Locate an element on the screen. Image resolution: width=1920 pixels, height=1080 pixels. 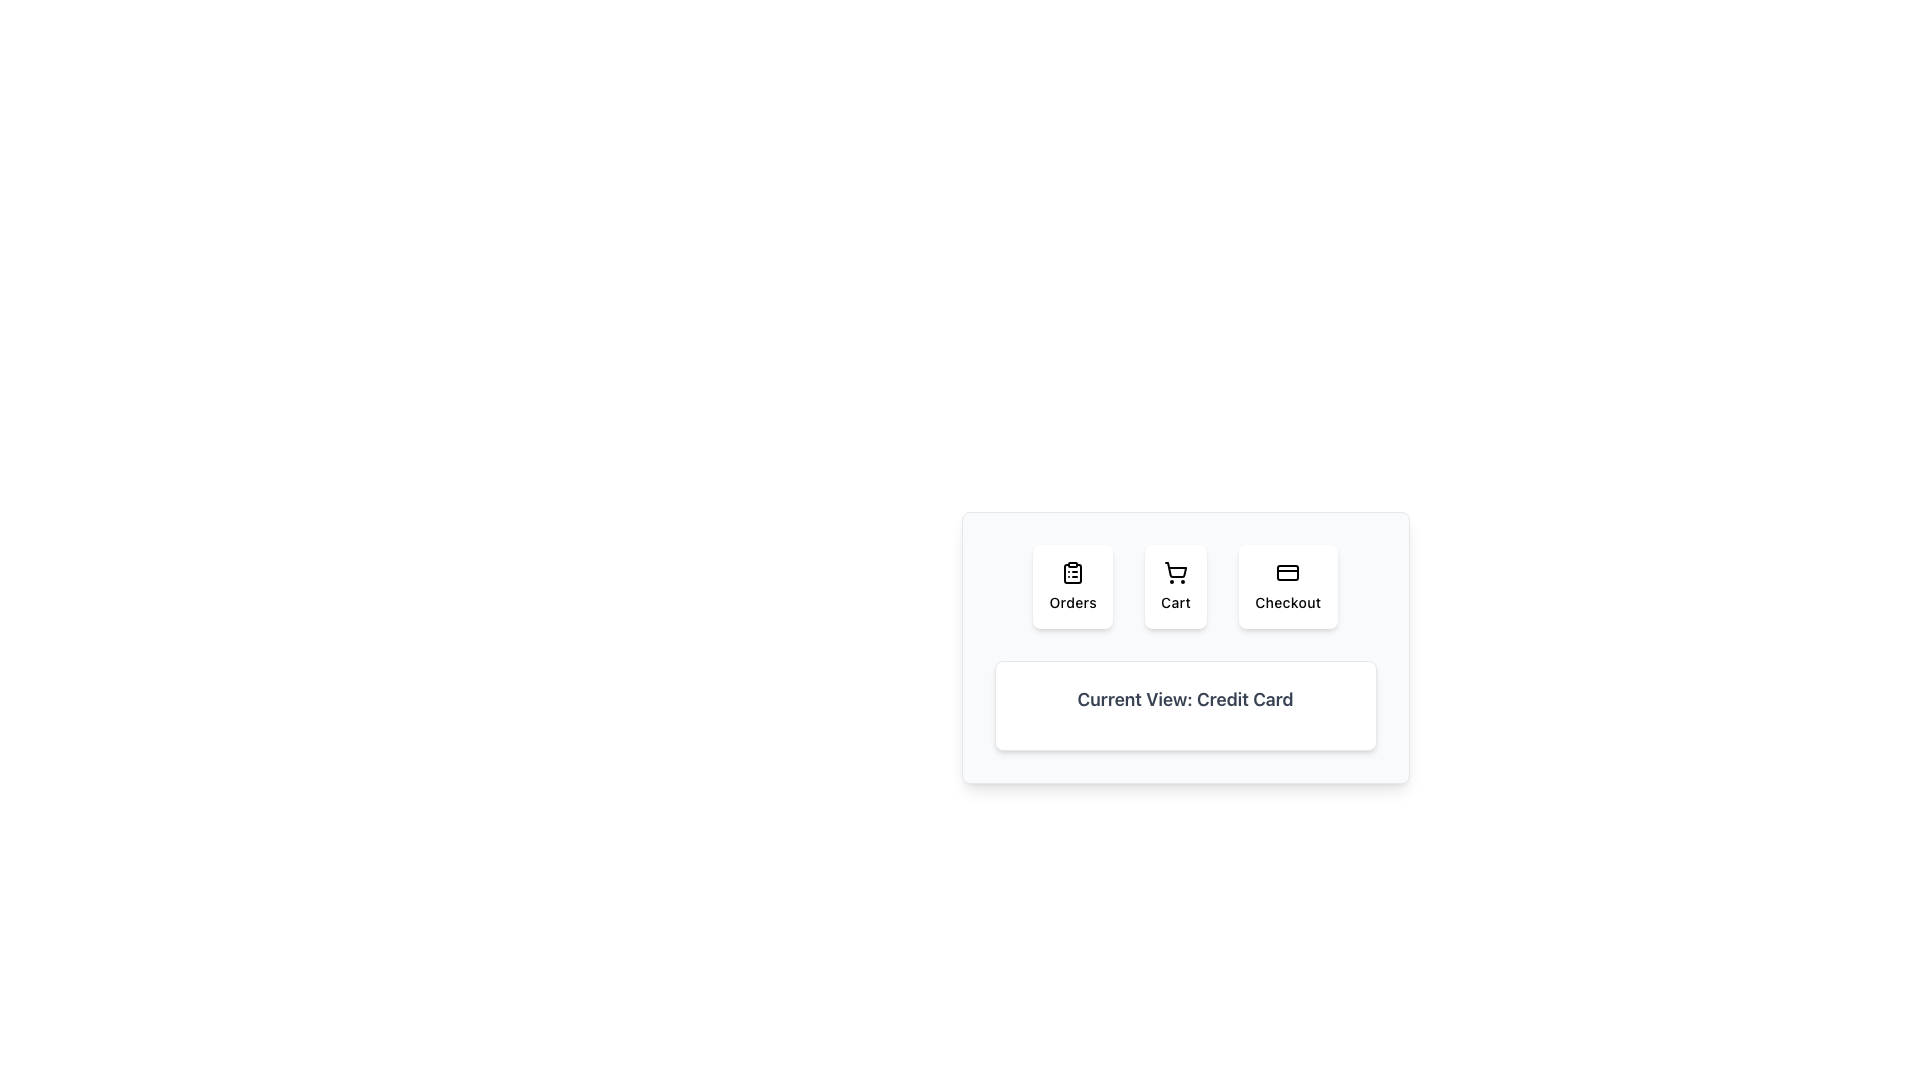
the shopping cart icon that represents the 'Cart' section, which is centered within a white card labeled 'Cart' in a three-card layout is located at coordinates (1176, 573).